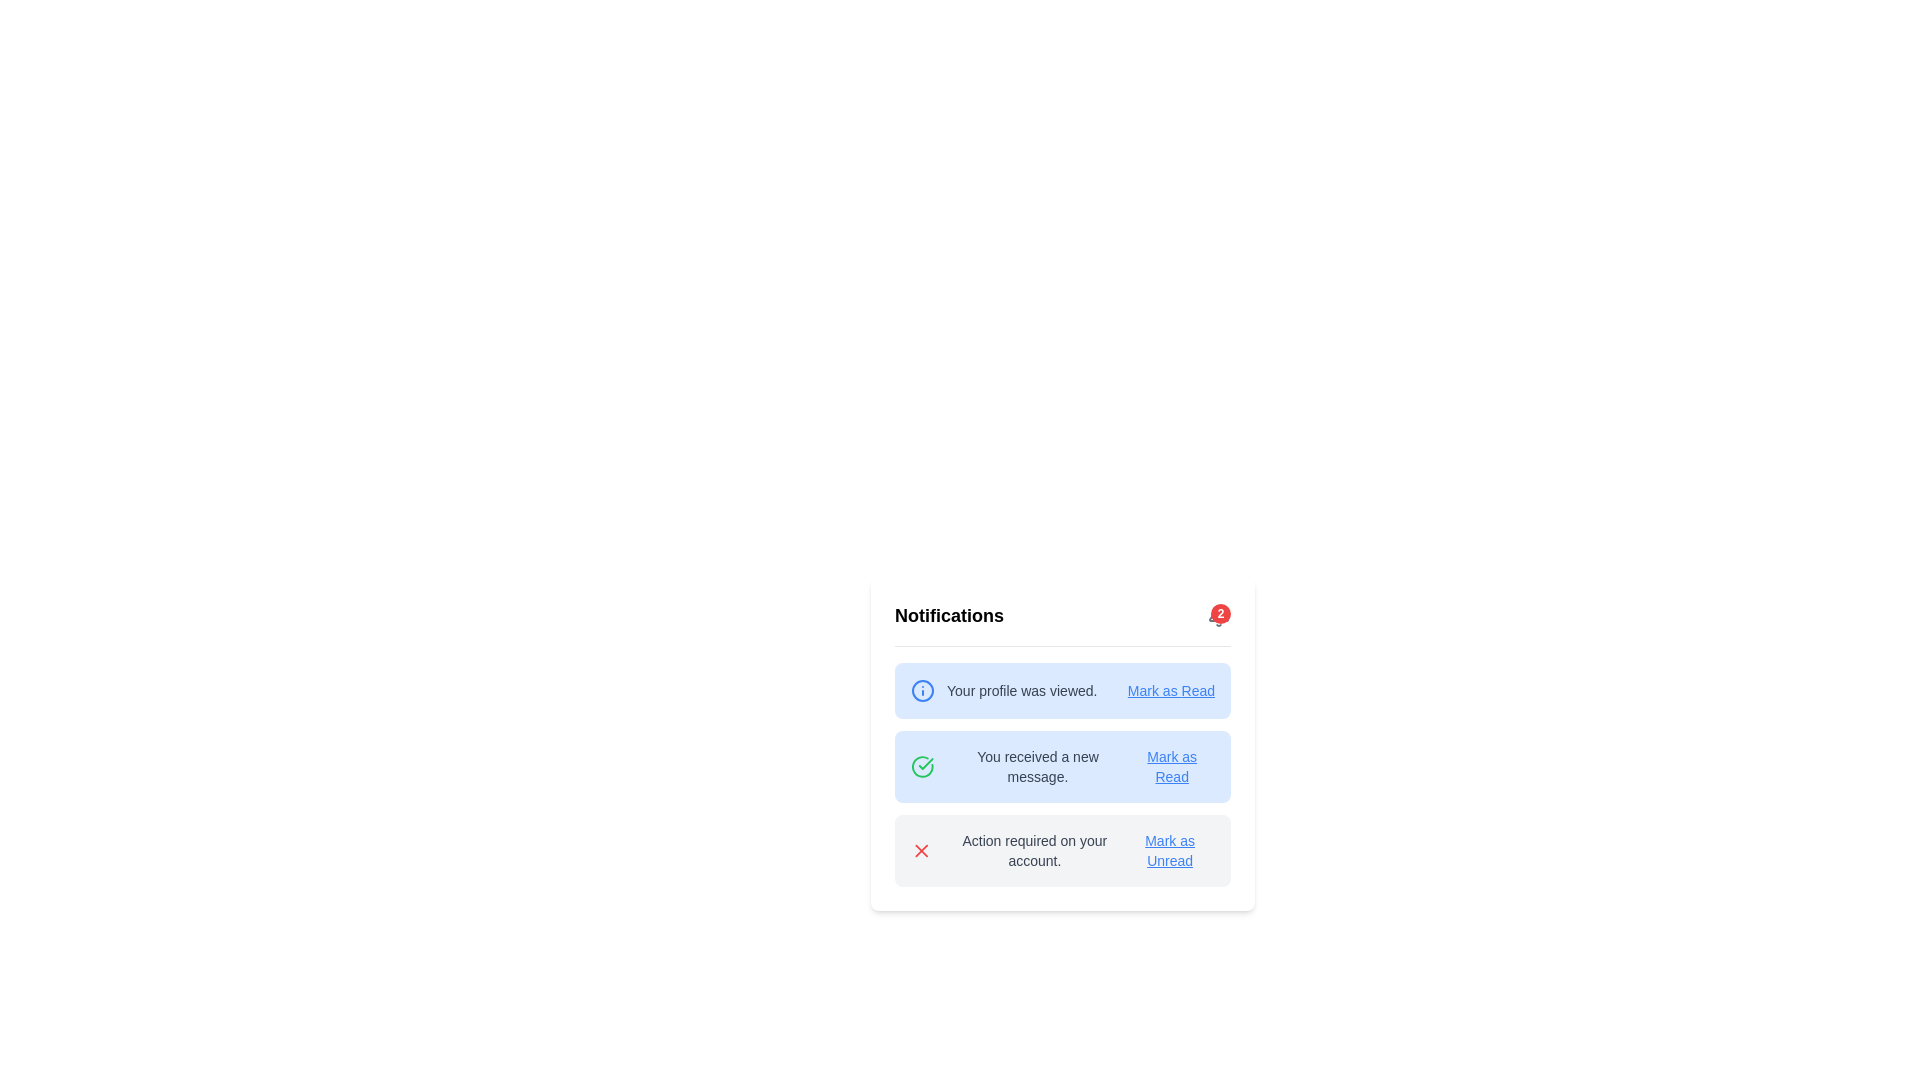 This screenshot has width=1920, height=1080. Describe the element at coordinates (921, 689) in the screenshot. I see `the circular info icon with a blue outline and white interior, which is positioned at the start of the notification item stating 'Your profile was viewed.'` at that location.